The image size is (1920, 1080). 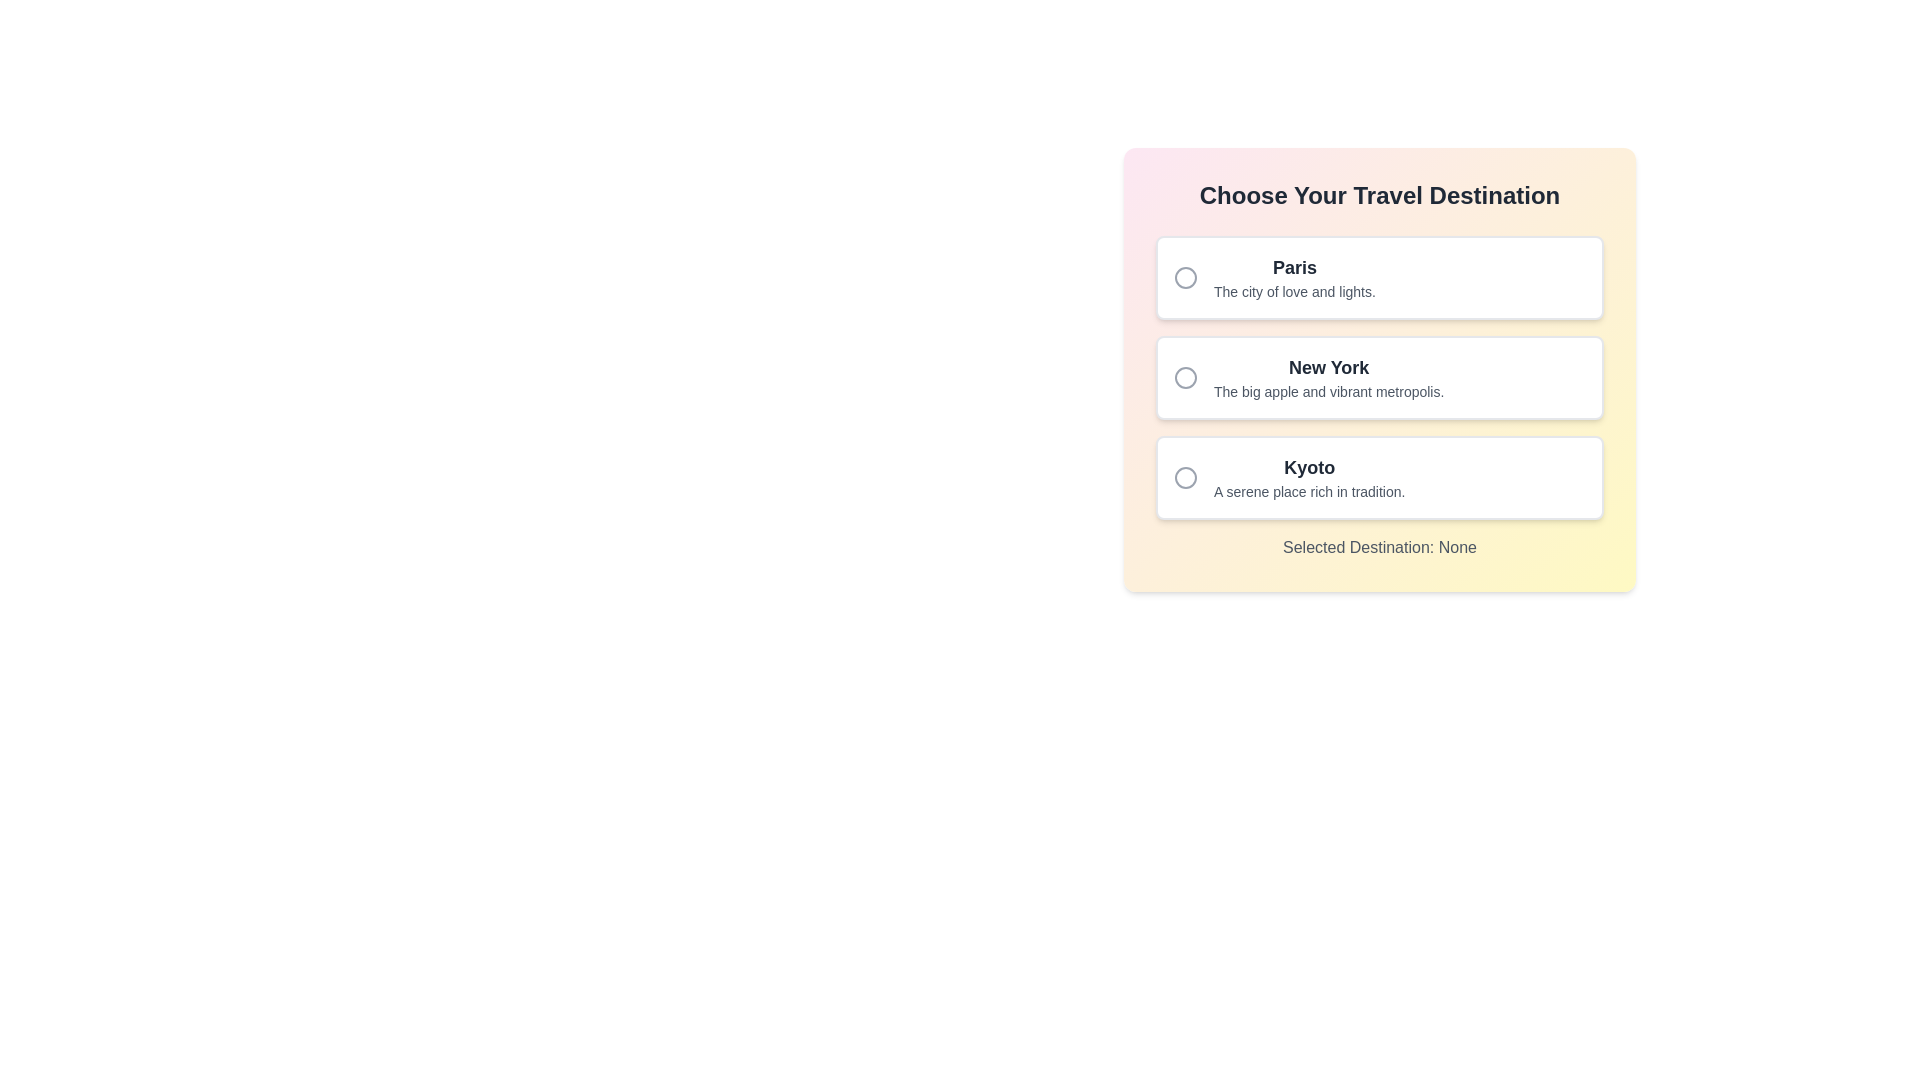 I want to click on the 'New York' radio button option in the selection interface, so click(x=1379, y=378).